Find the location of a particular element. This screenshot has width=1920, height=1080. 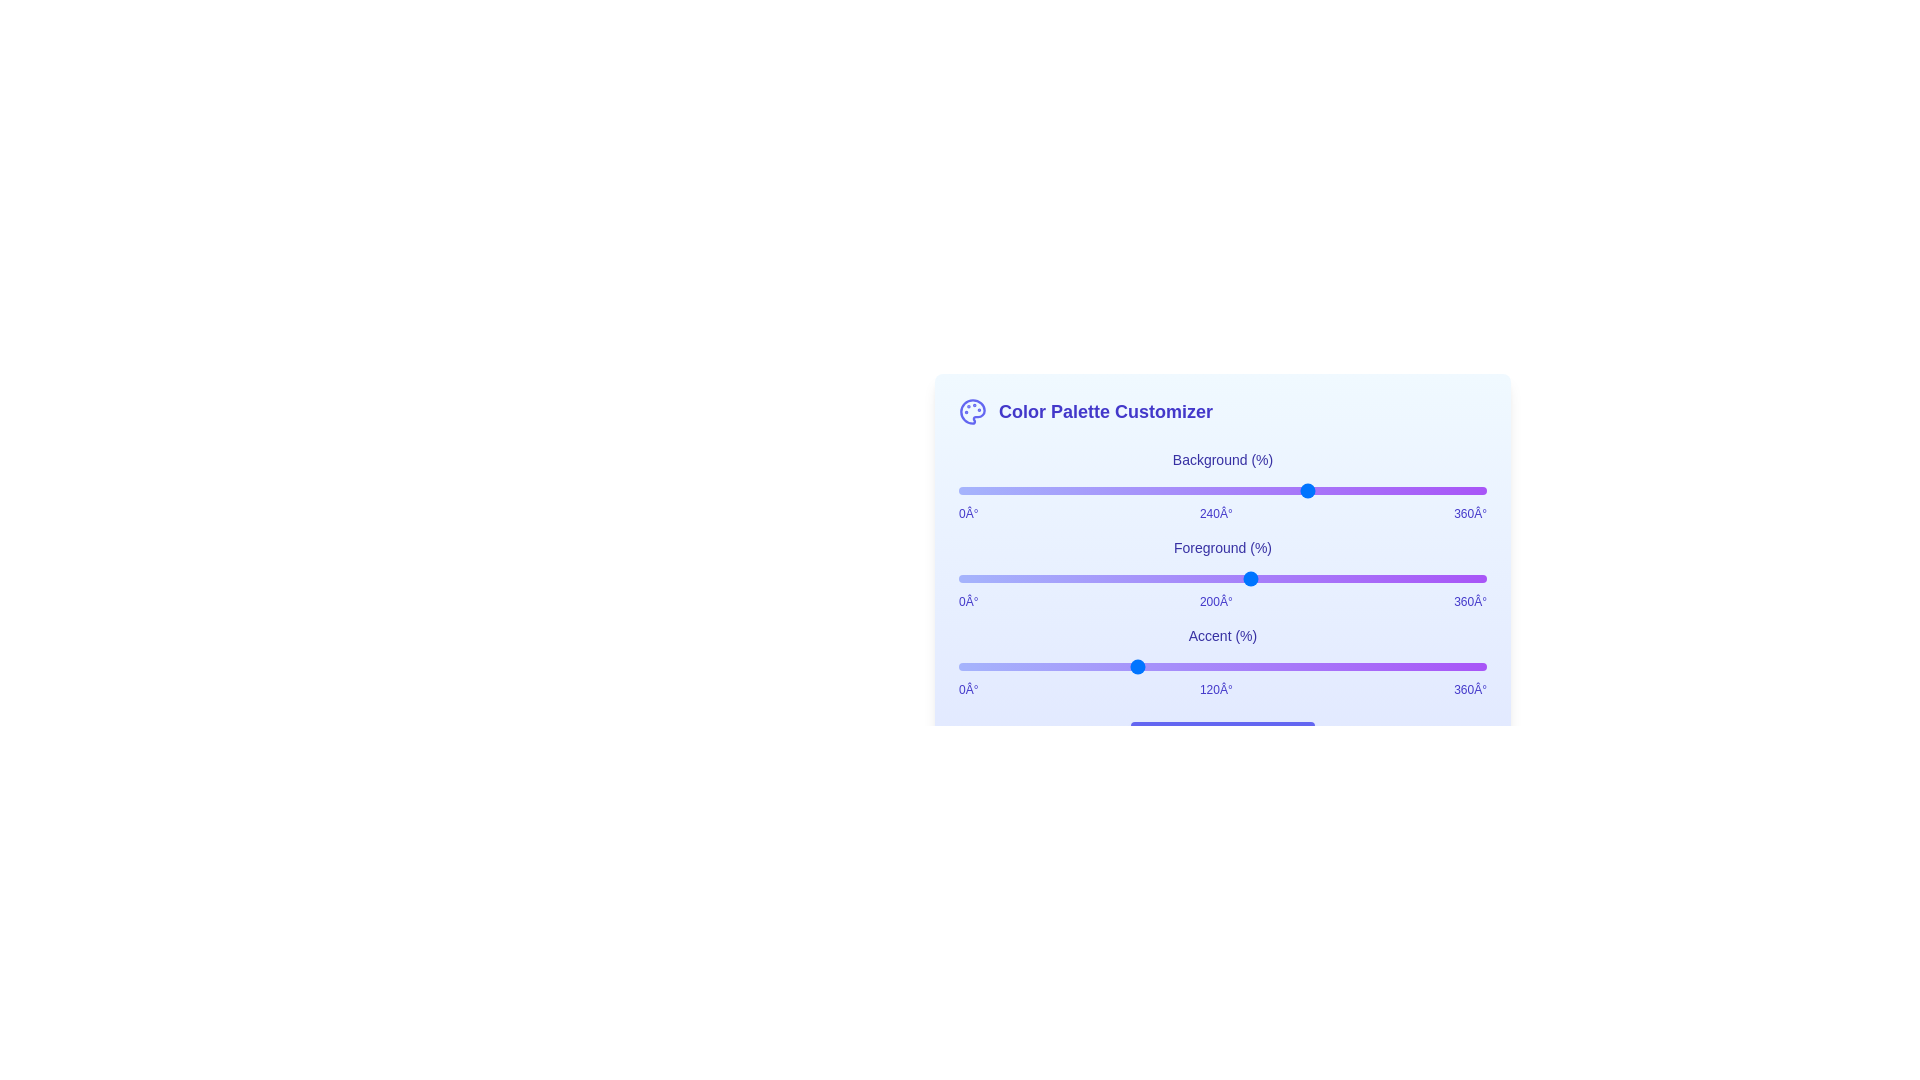

the text 'Background (%)' to highlight it is located at coordinates (1222, 459).